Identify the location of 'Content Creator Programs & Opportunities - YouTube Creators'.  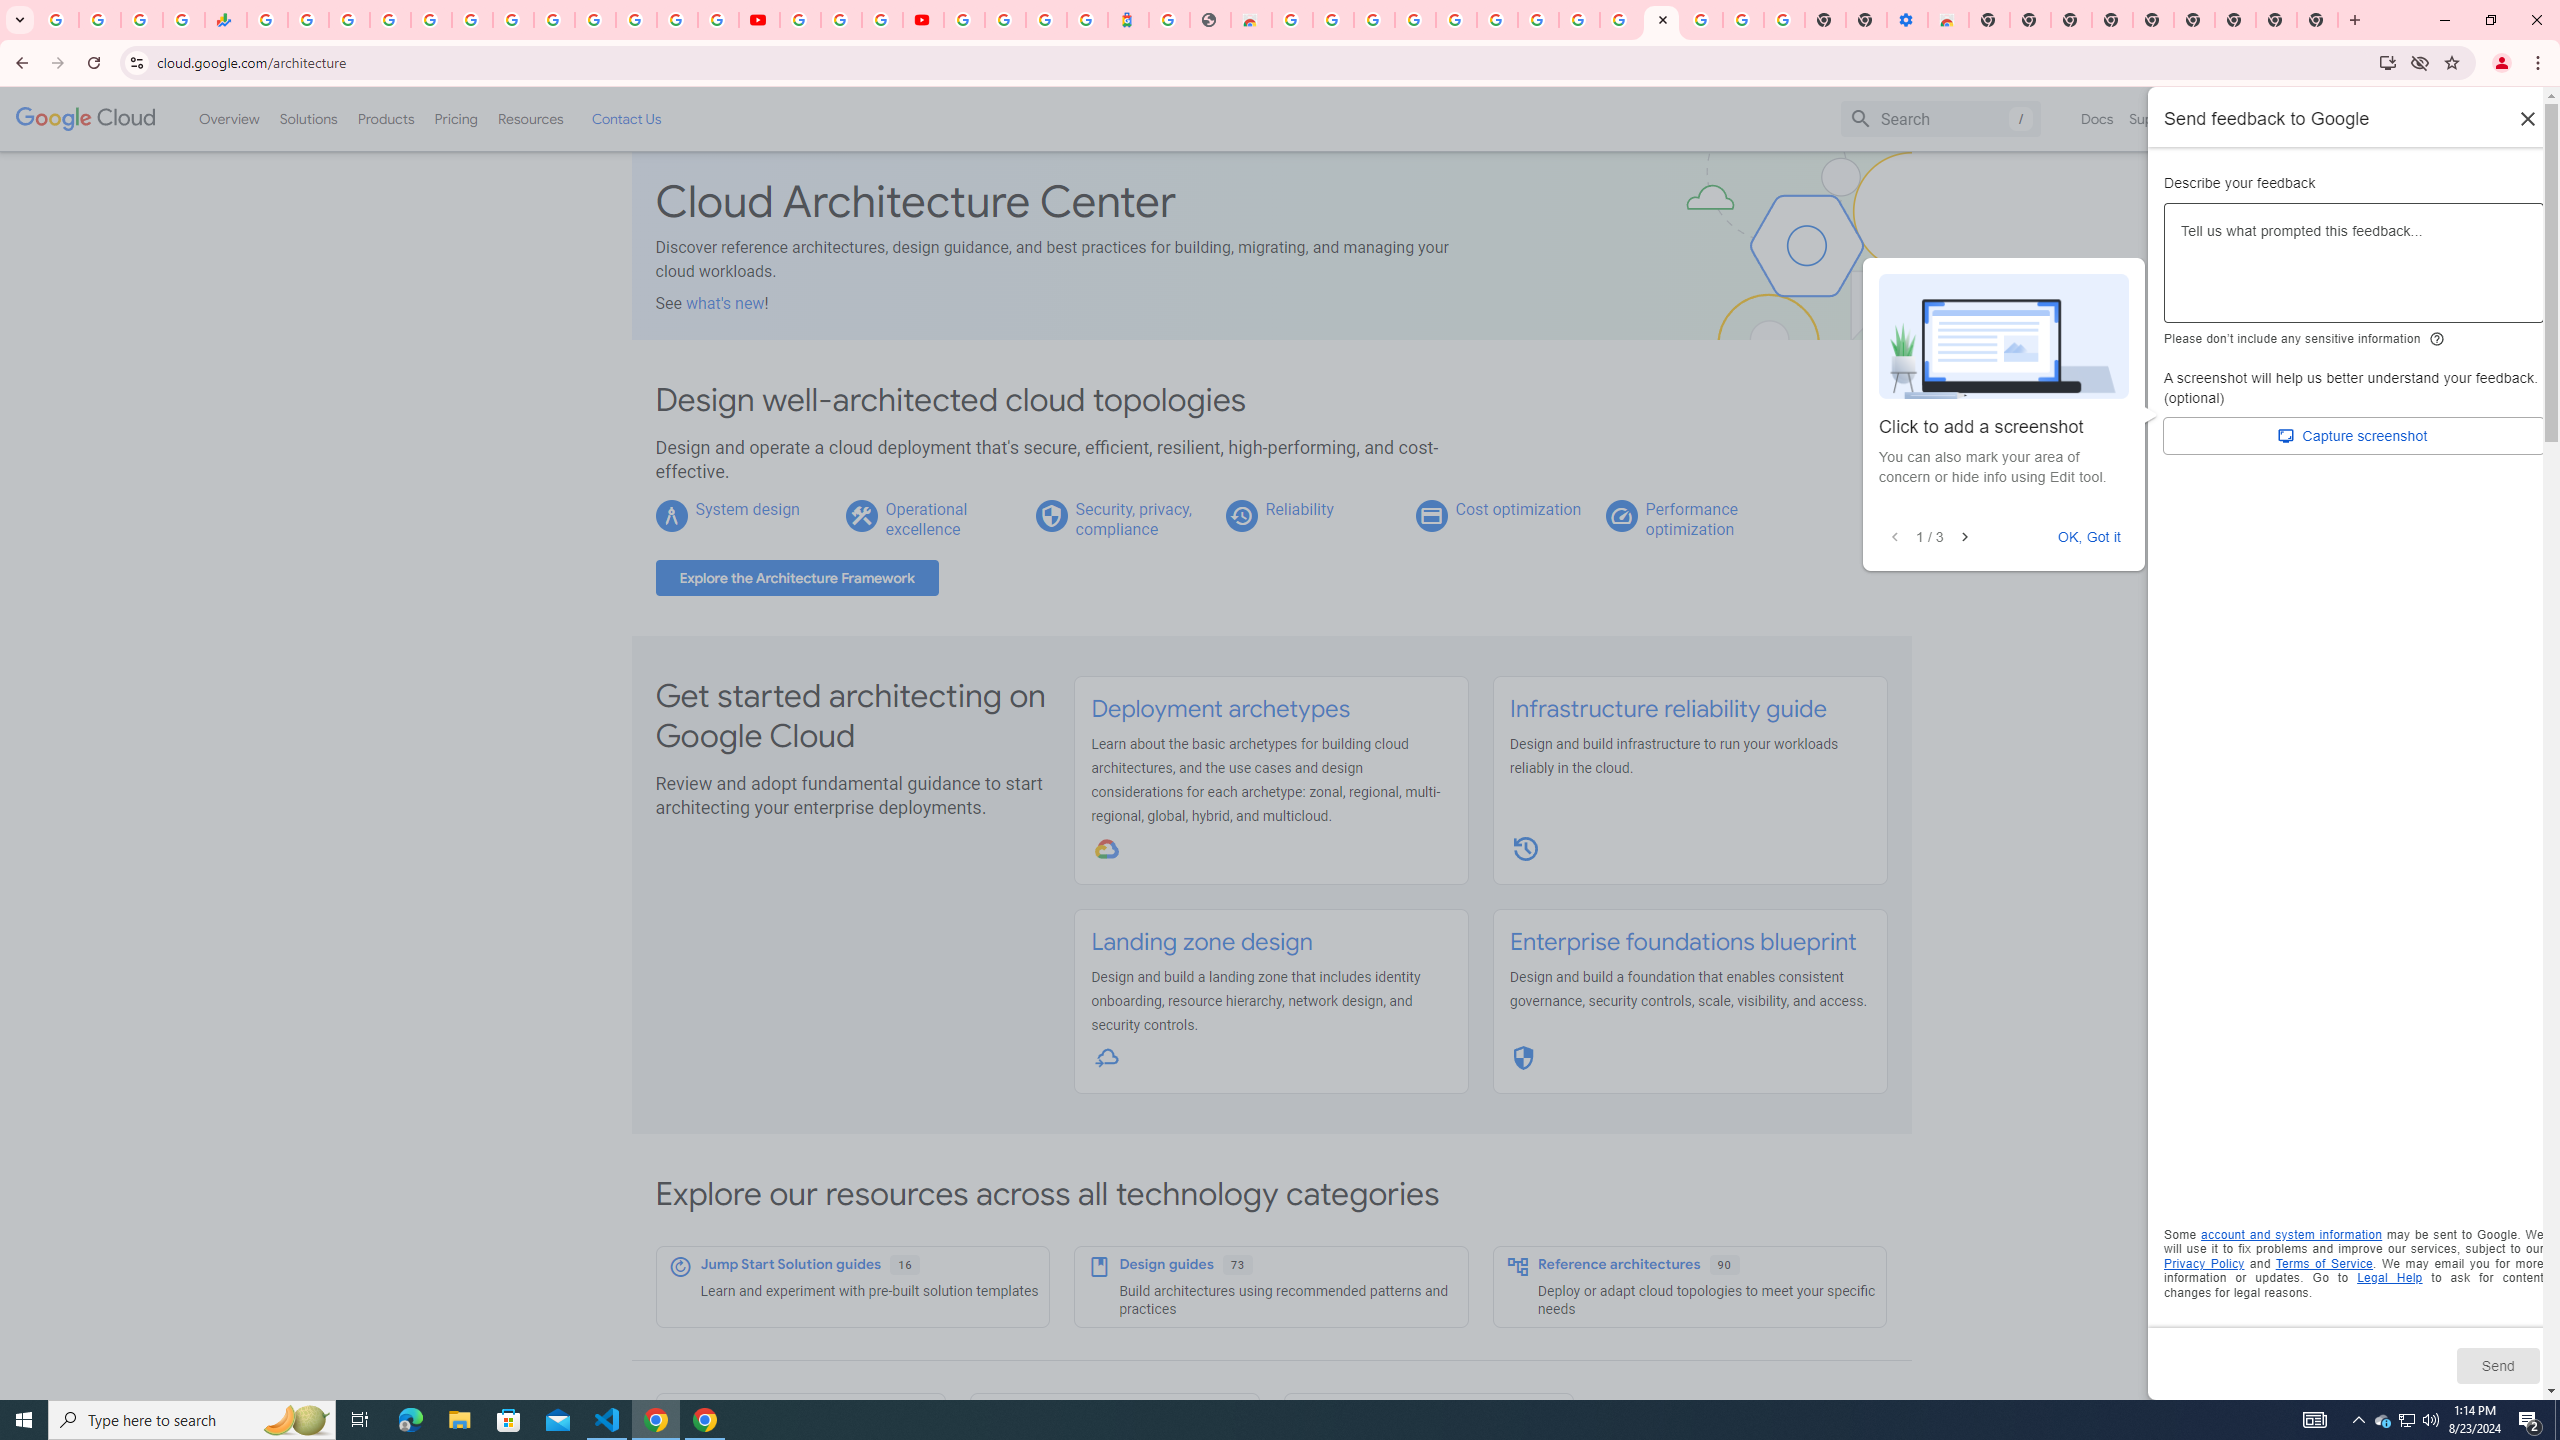
(921, 19).